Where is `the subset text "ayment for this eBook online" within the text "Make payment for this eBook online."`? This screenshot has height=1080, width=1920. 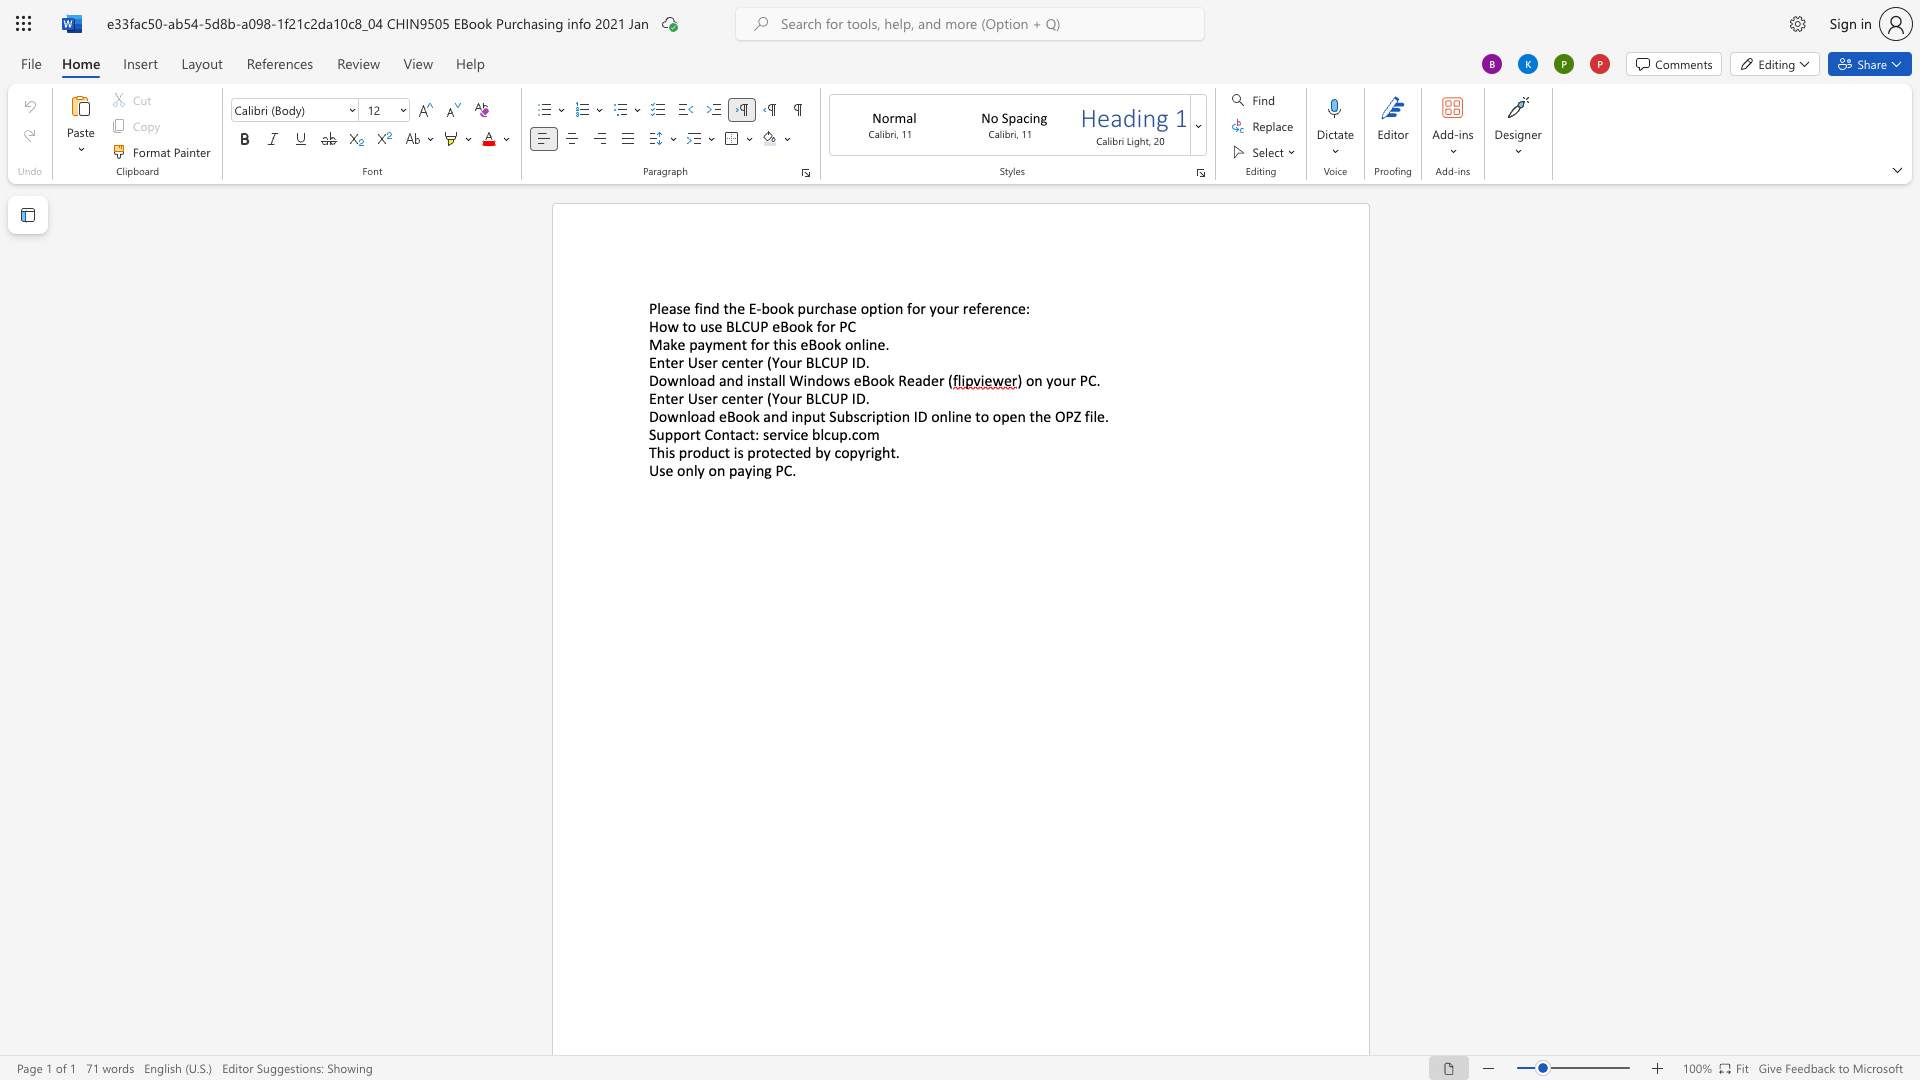
the subset text "ayment for this eBook online" within the text "Make payment for this eBook online." is located at coordinates (697, 343).